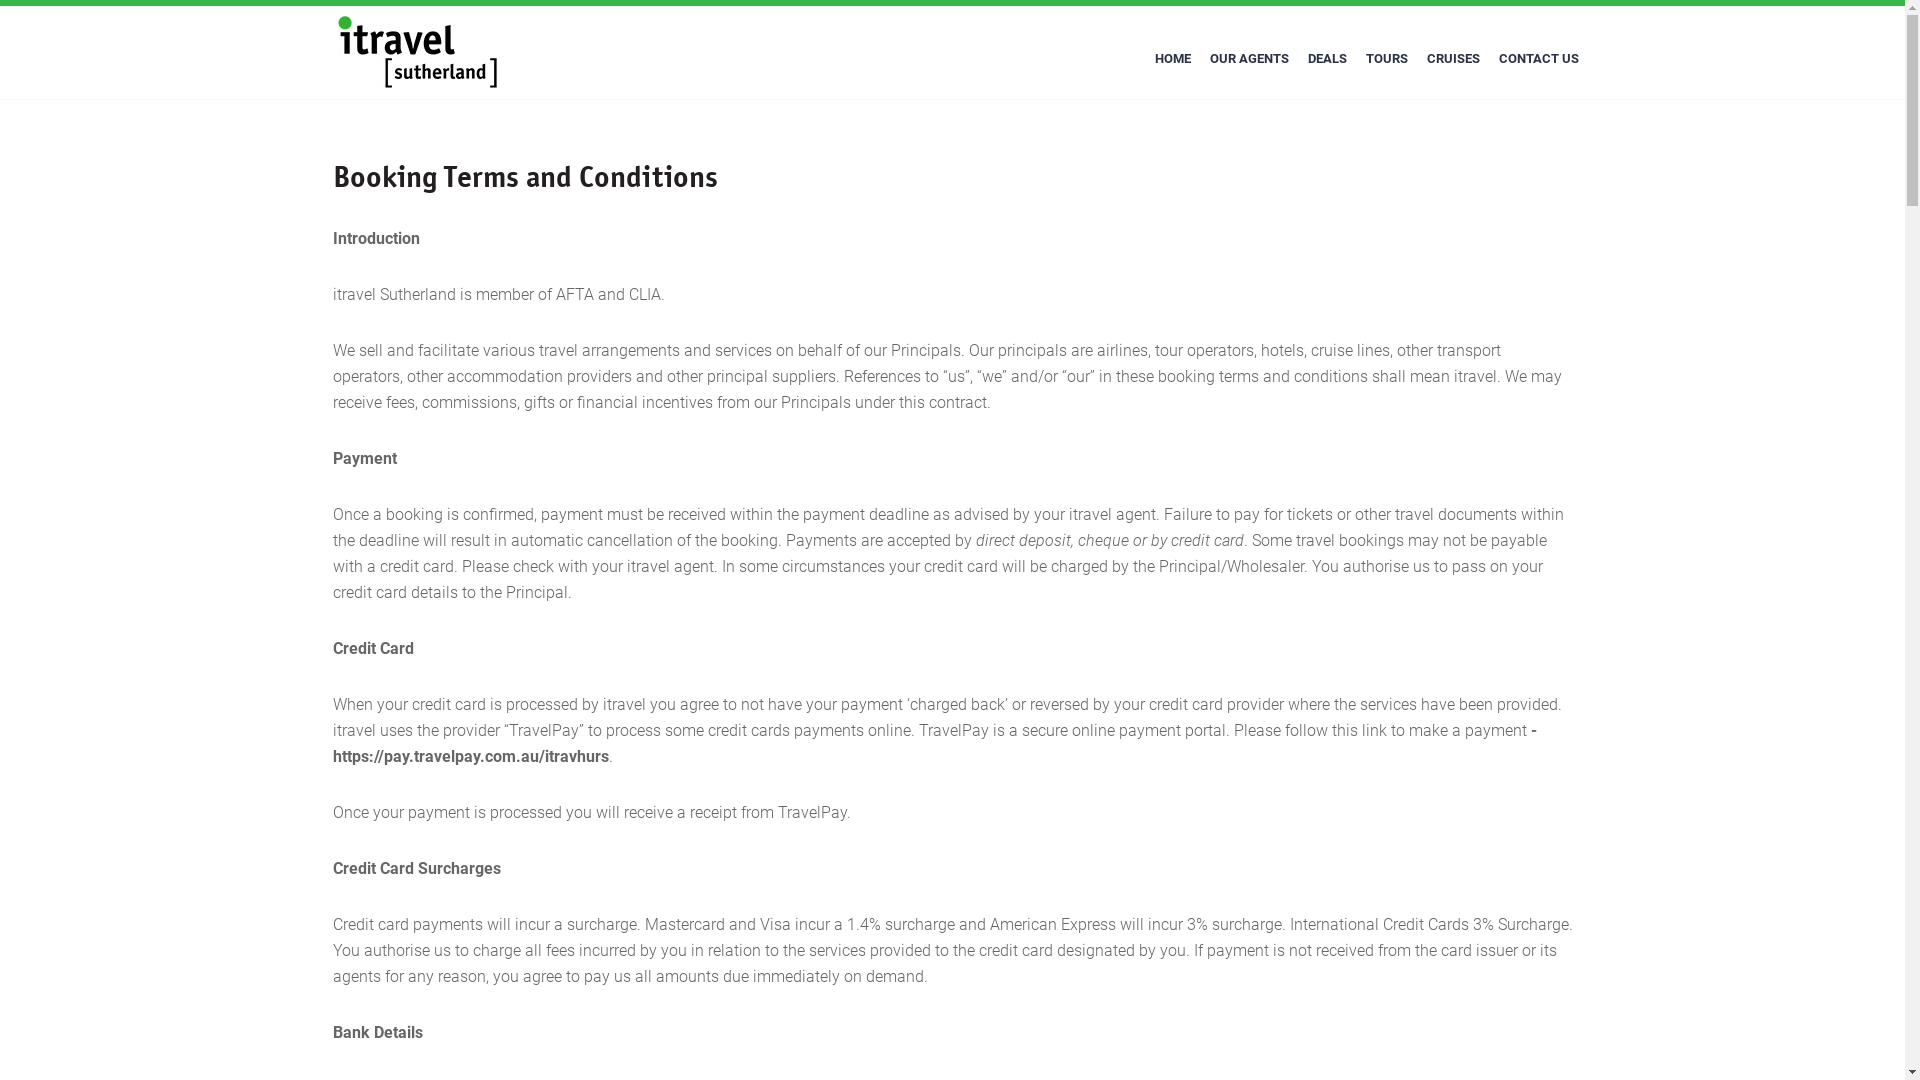 The width and height of the screenshot is (1920, 1080). What do you see at coordinates (1172, 57) in the screenshot?
I see `'HOME'` at bounding box center [1172, 57].